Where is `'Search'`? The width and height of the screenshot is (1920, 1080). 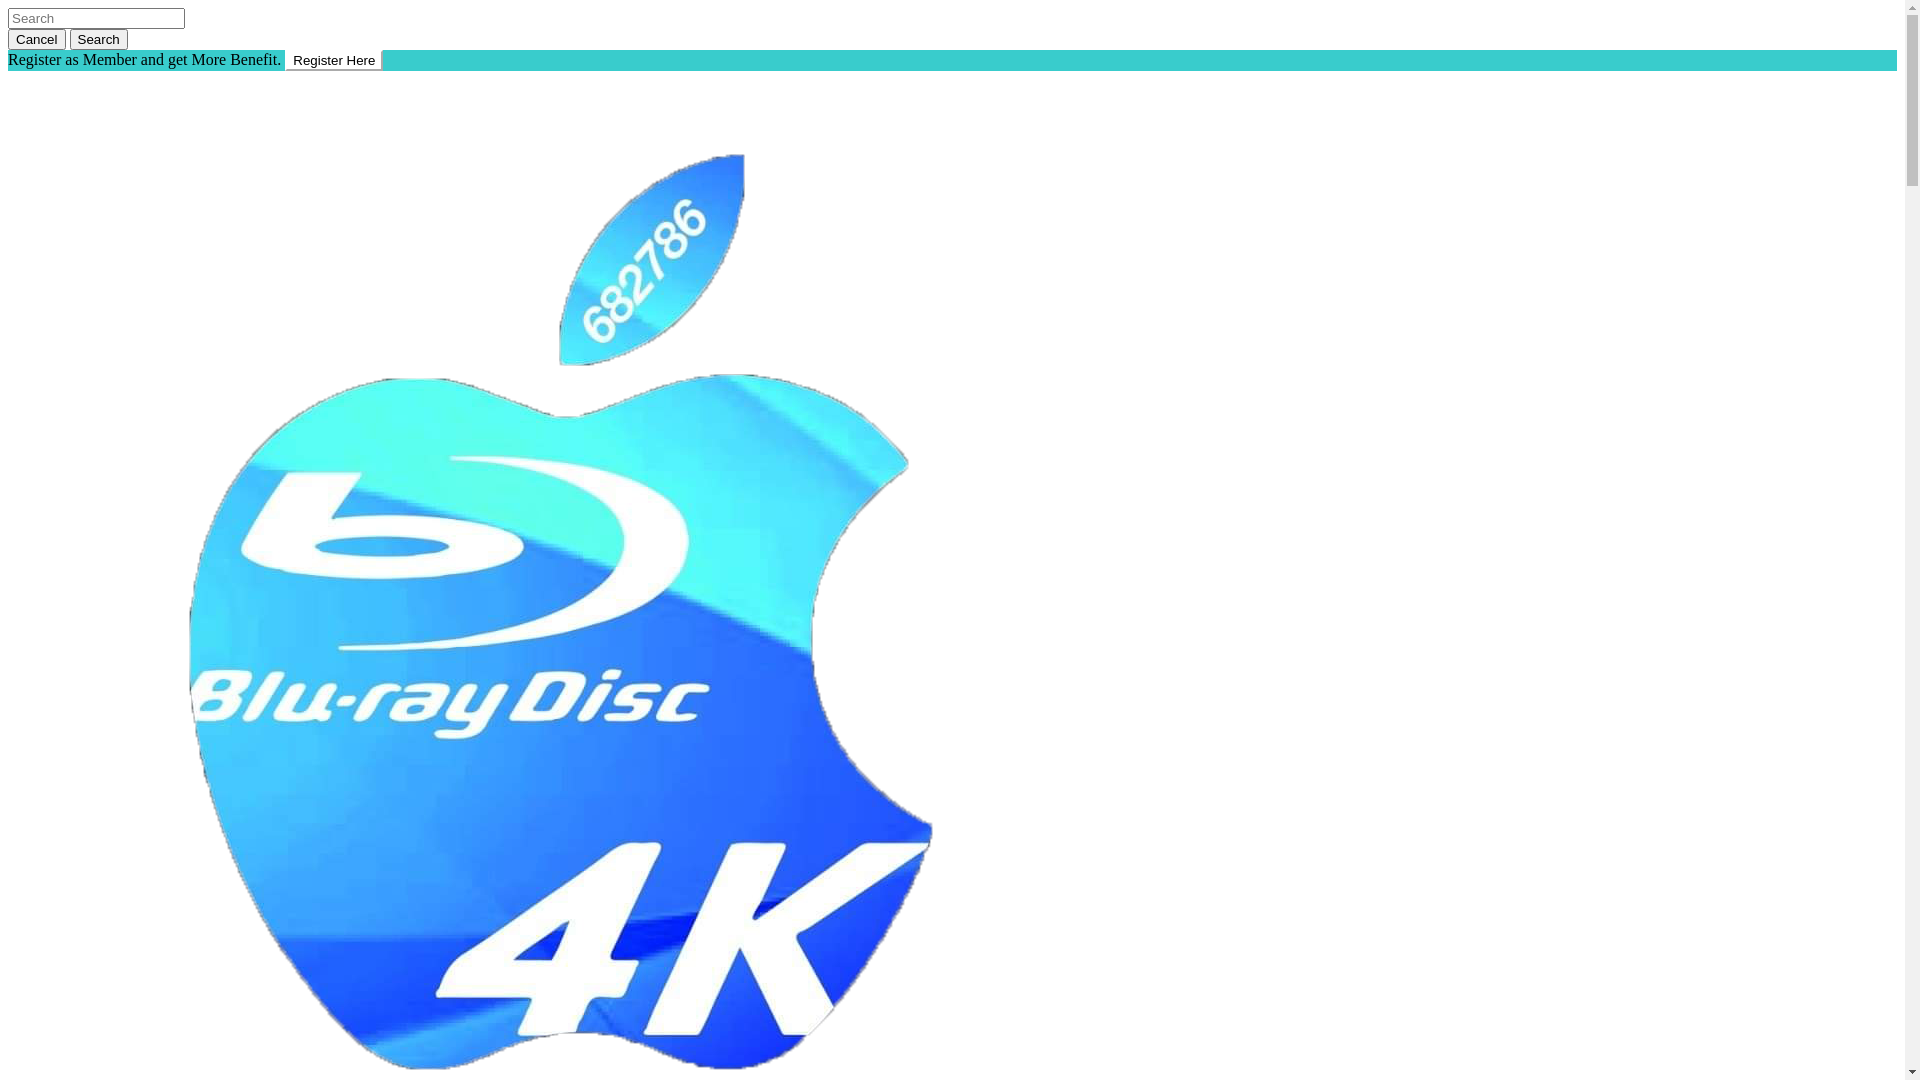
'Search' is located at coordinates (98, 39).